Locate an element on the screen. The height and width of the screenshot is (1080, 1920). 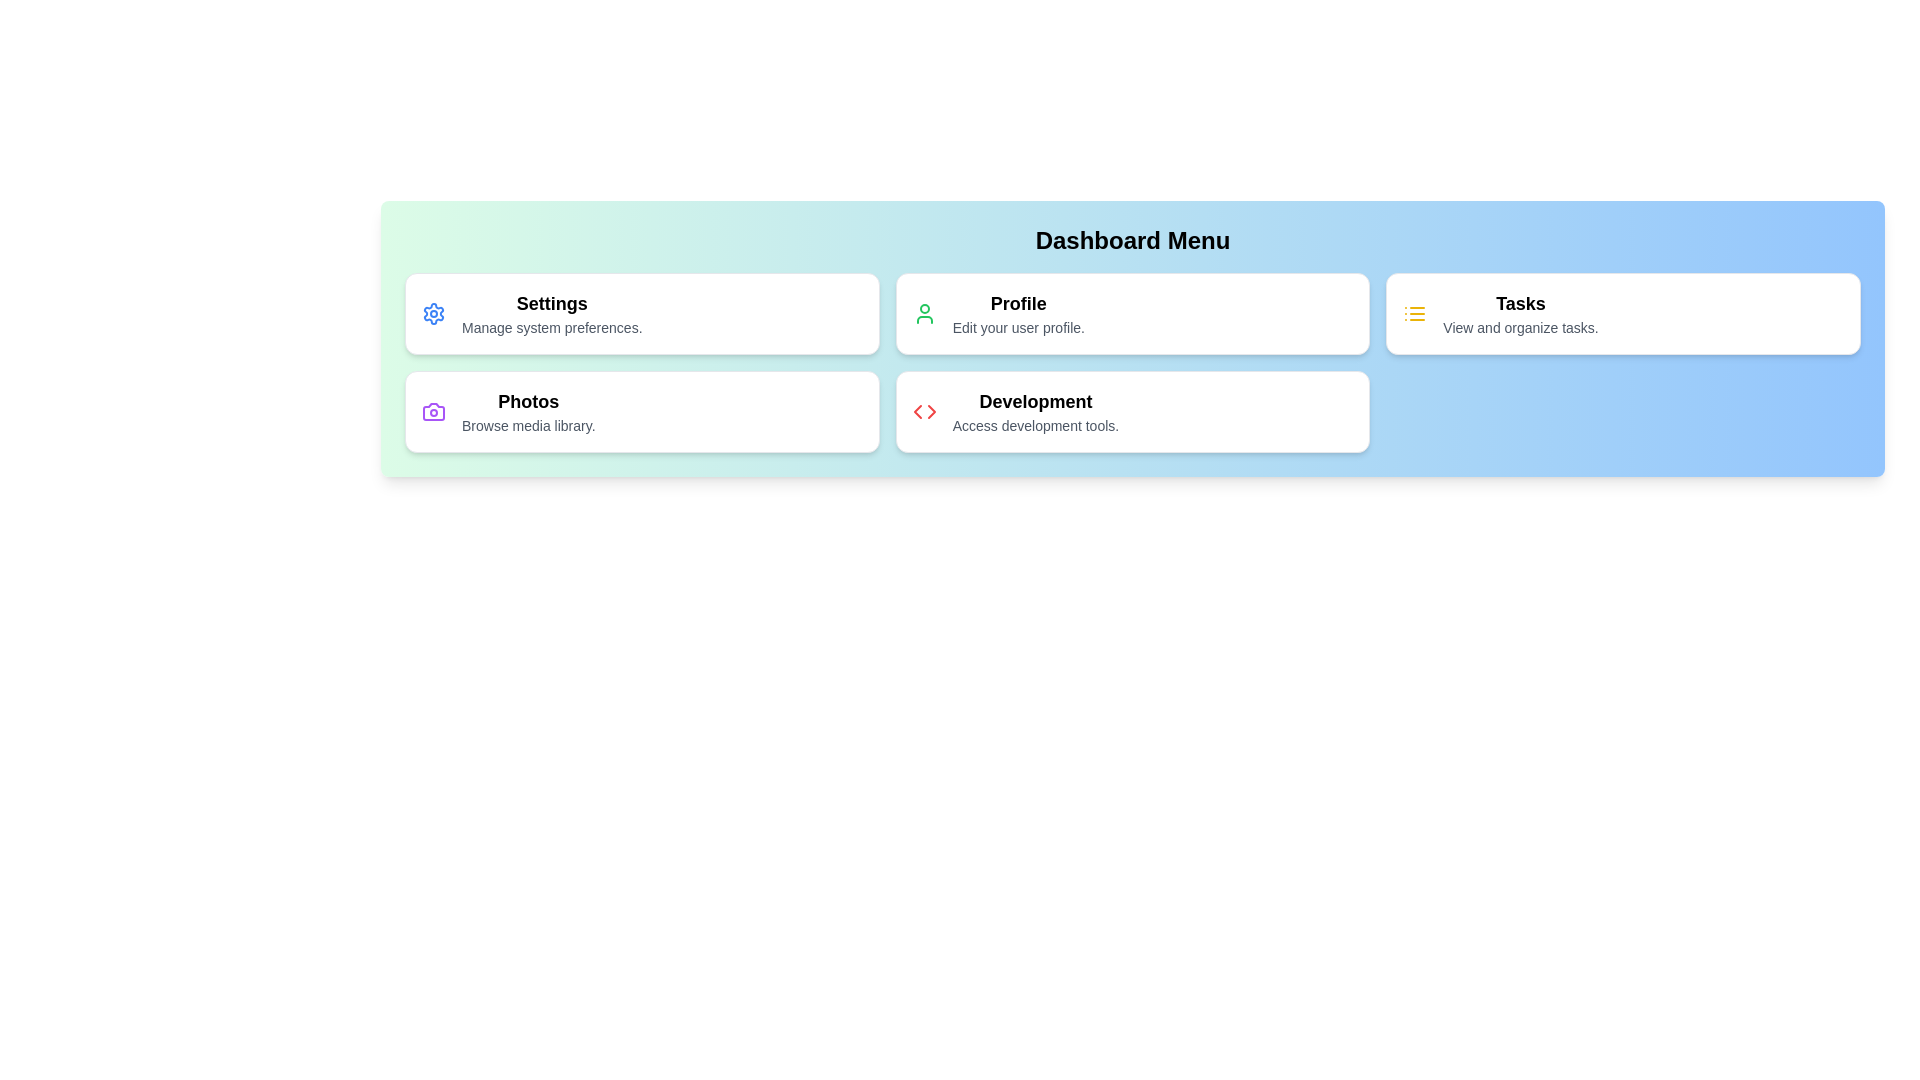
the menu item corresponding to Photos is located at coordinates (642, 411).